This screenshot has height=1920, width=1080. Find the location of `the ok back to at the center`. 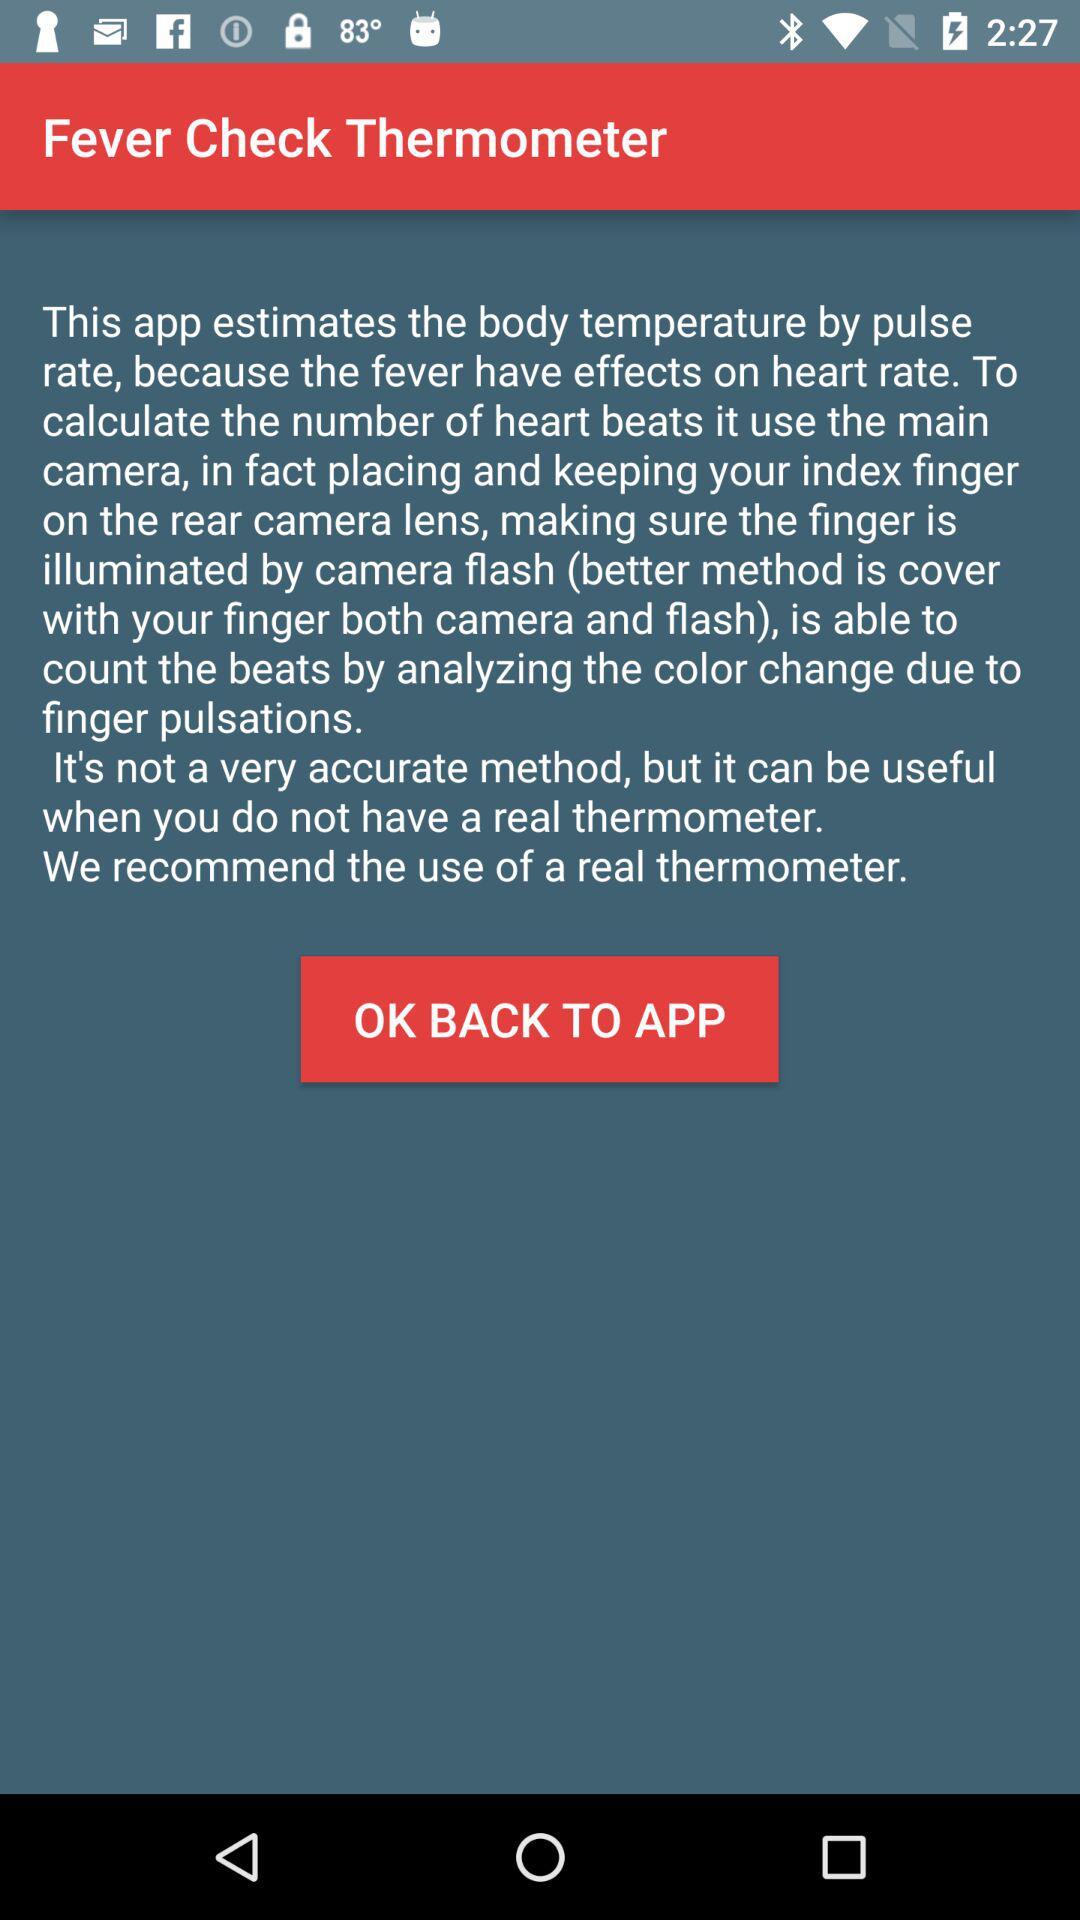

the ok back to at the center is located at coordinates (538, 1019).